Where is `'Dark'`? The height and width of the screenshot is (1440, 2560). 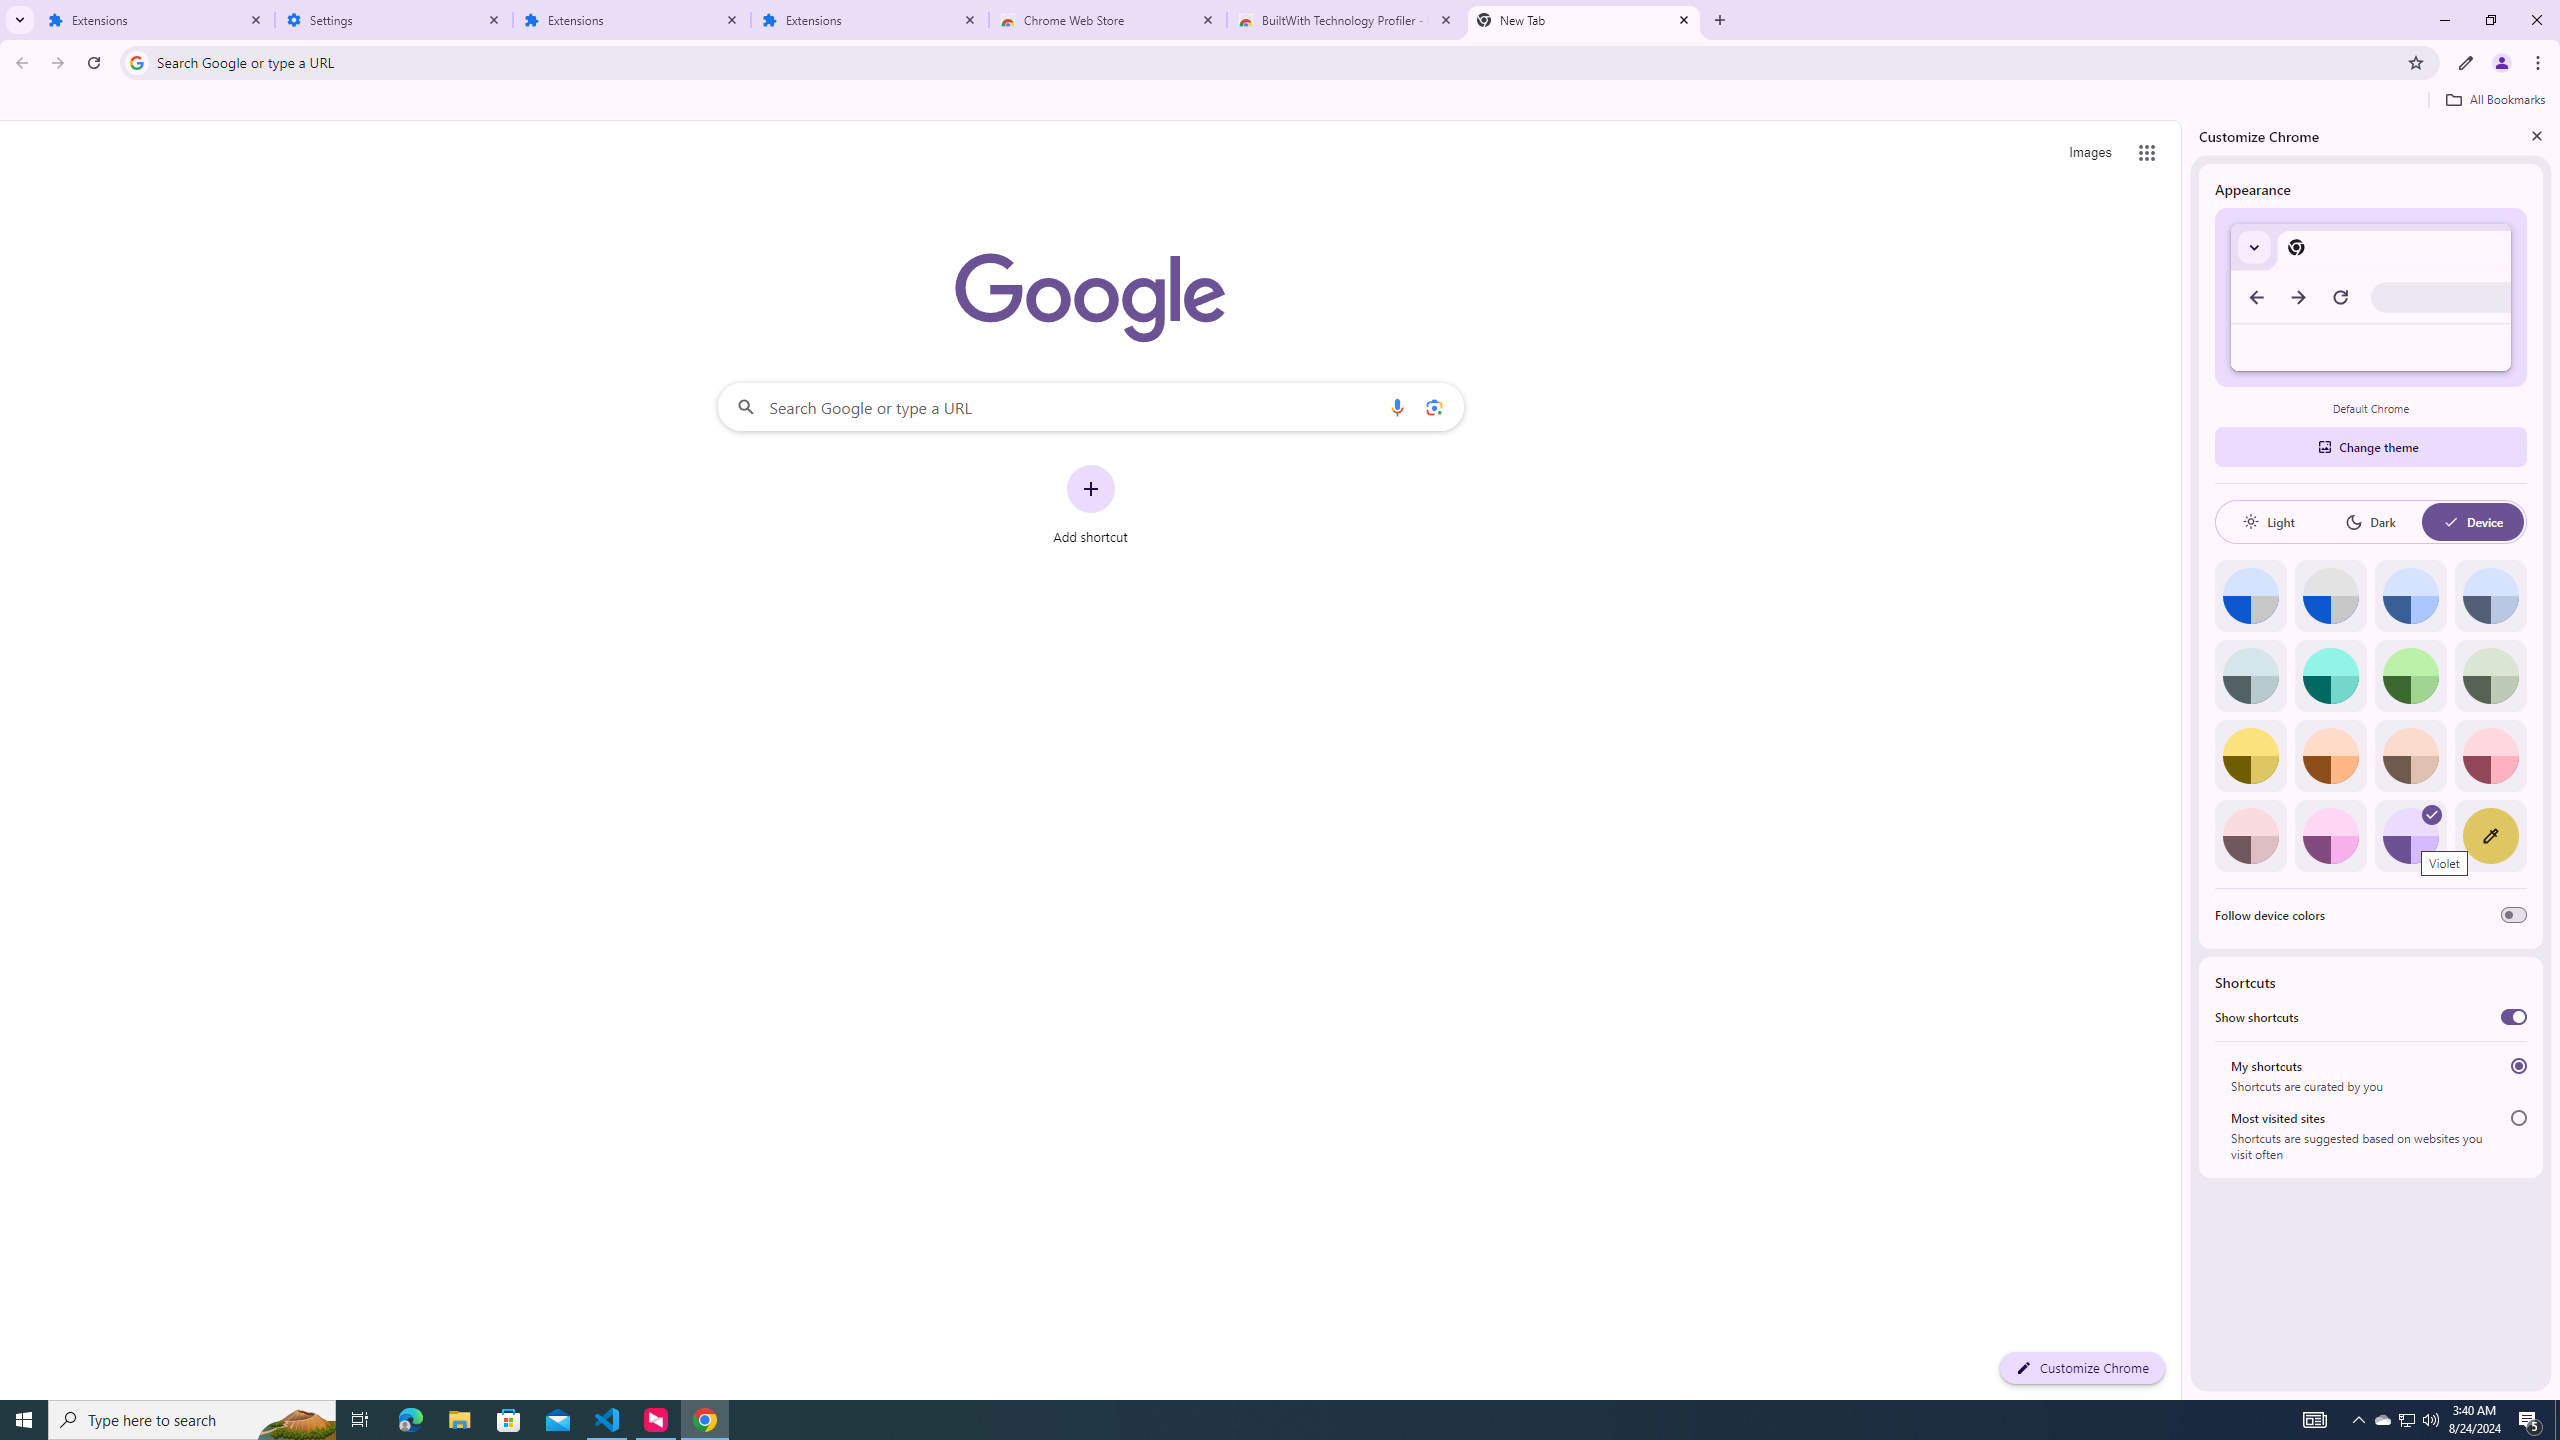
'Dark' is located at coordinates (2369, 521).